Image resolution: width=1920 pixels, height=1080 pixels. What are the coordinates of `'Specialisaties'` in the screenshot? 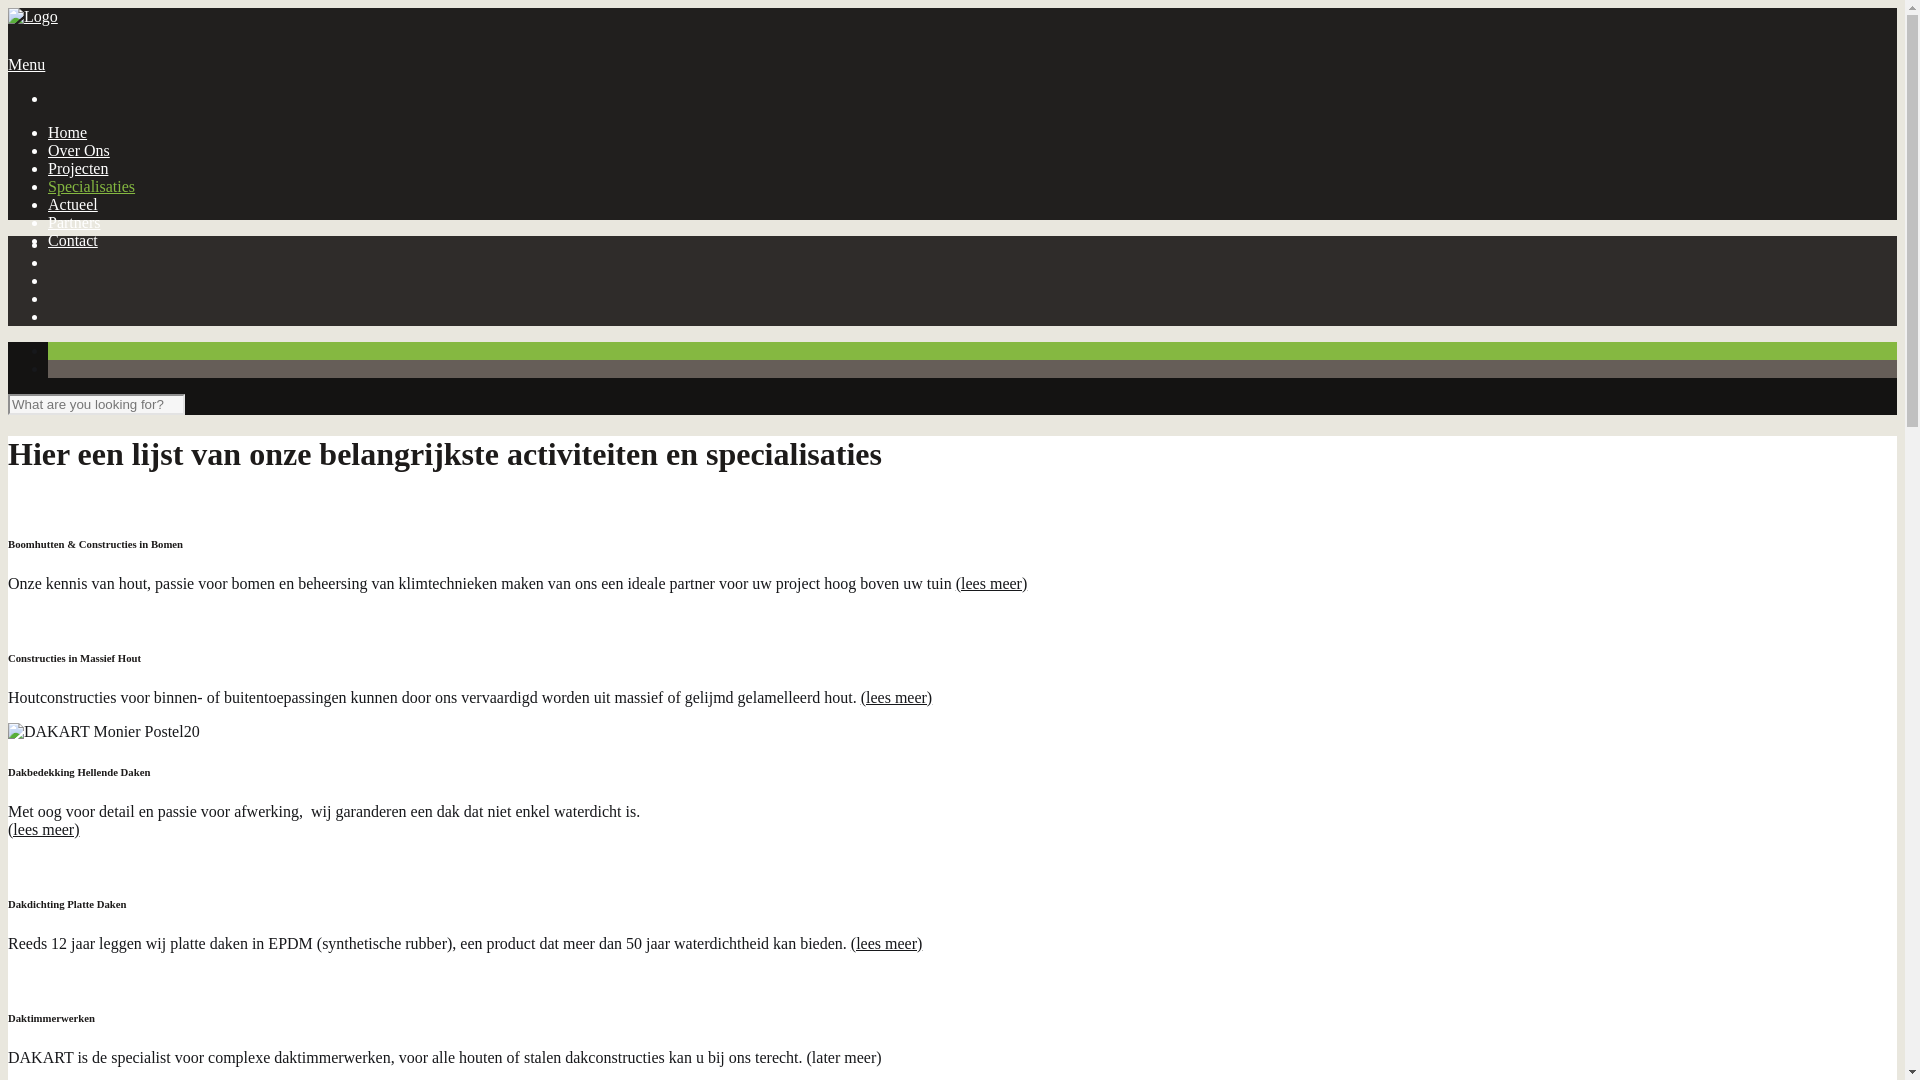 It's located at (90, 186).